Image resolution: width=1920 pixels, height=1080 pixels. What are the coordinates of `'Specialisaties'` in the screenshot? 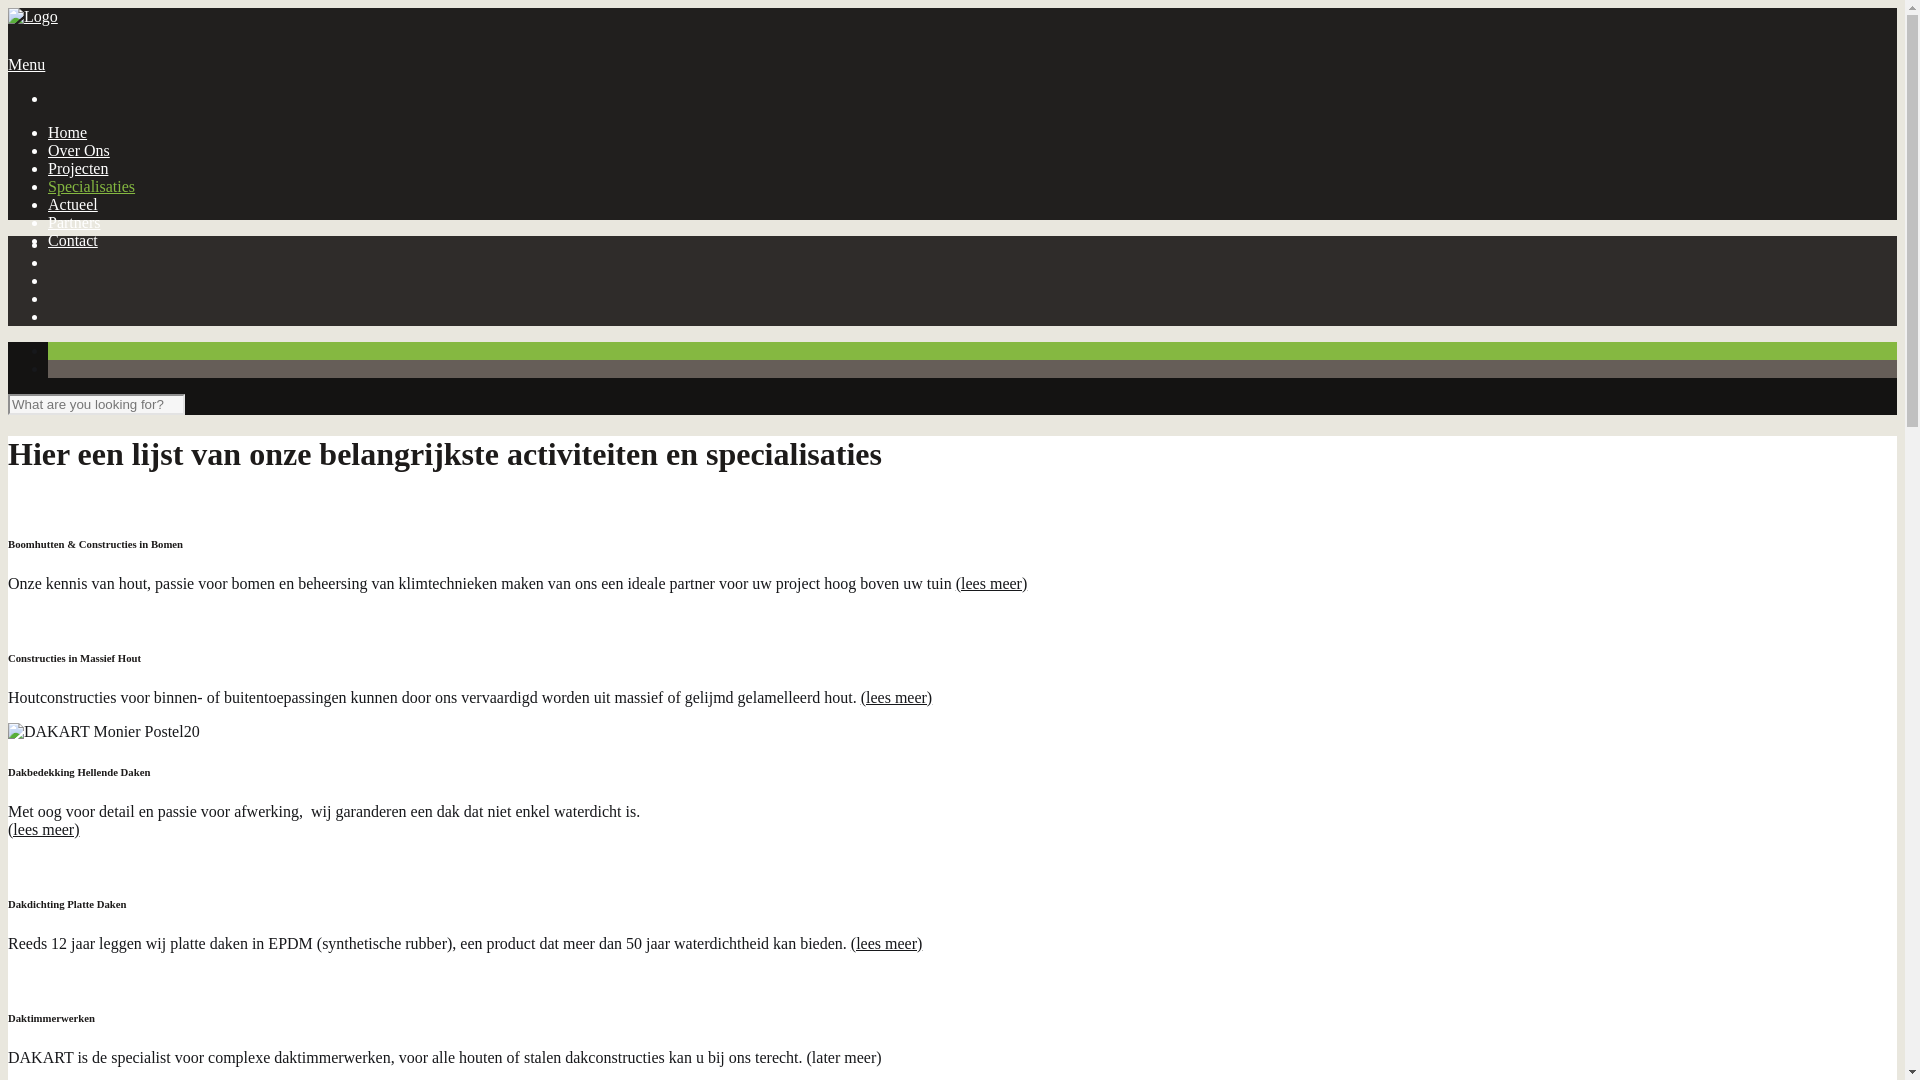 It's located at (90, 186).